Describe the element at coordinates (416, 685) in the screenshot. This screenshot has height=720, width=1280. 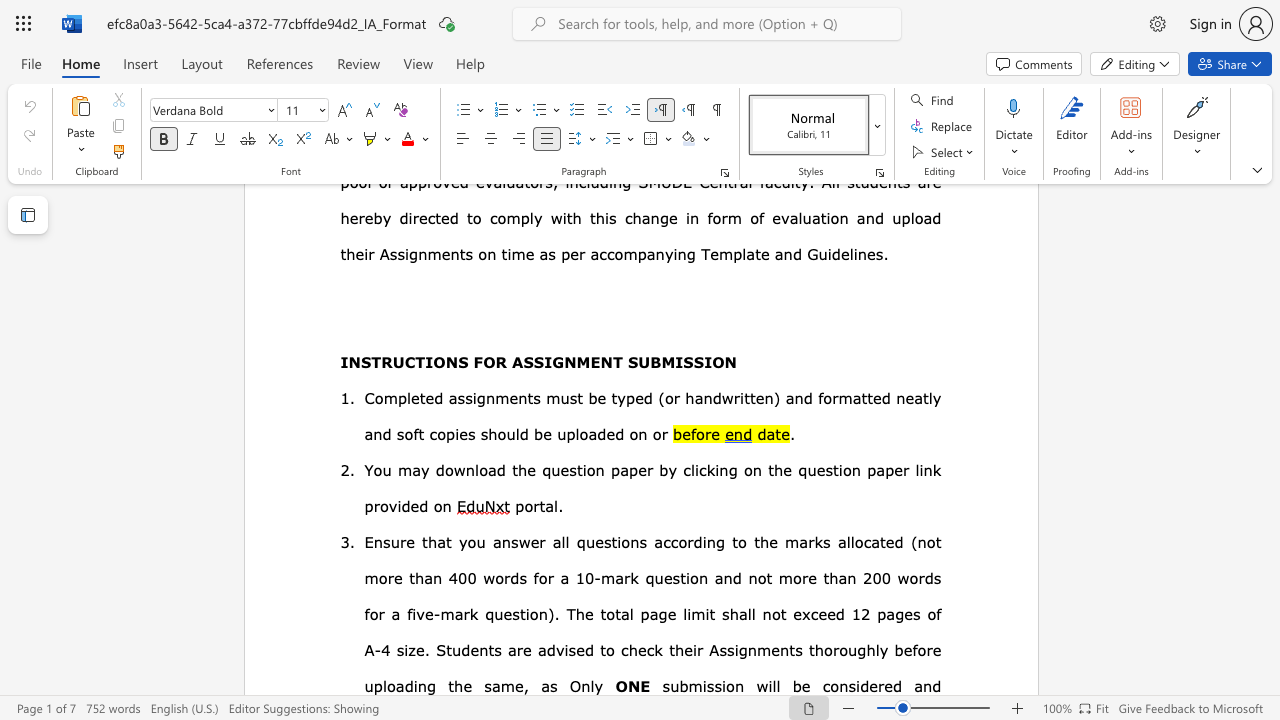
I see `the subset text "ng the" within the text "their Assignments thoroughly before uploading the same, as"` at that location.